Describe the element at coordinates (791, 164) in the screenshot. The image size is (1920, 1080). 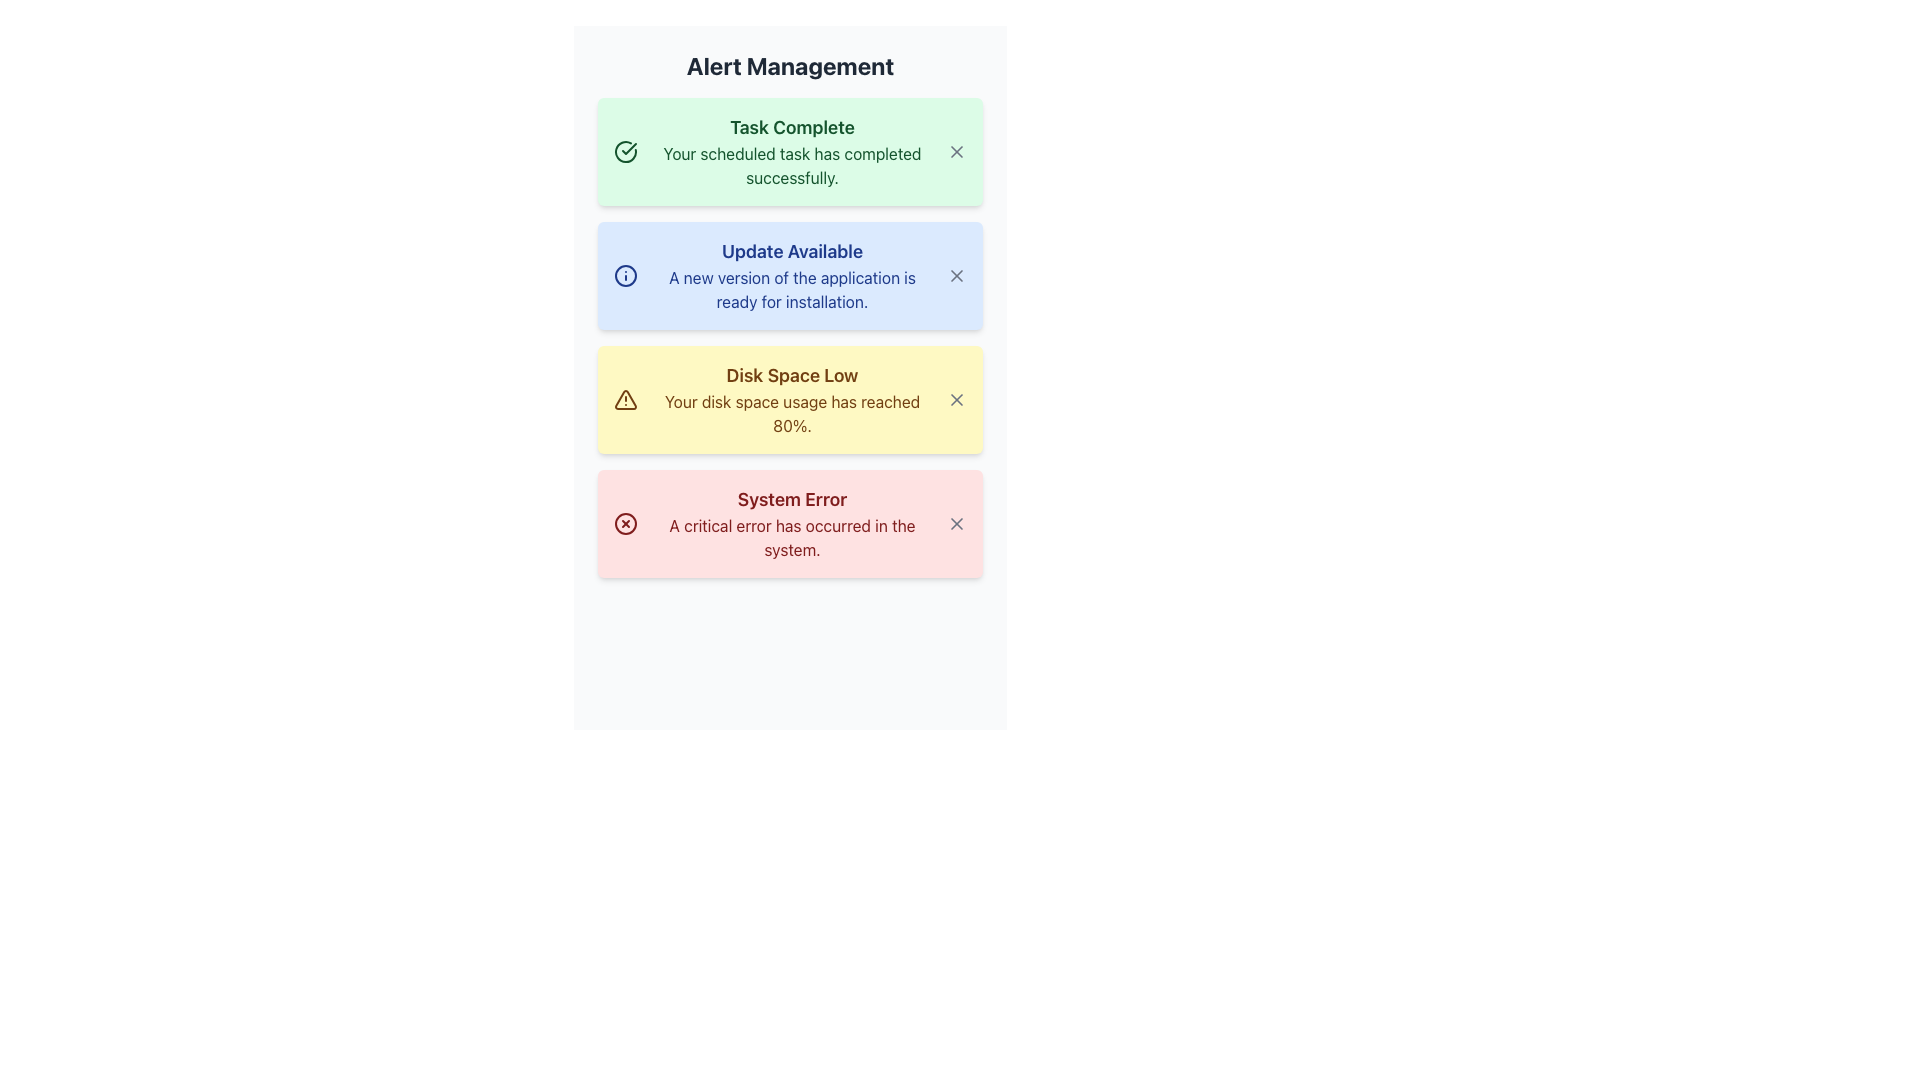
I see `success notification text that appears below the bold text 'Task Complete' in the first alert of the notification list` at that location.